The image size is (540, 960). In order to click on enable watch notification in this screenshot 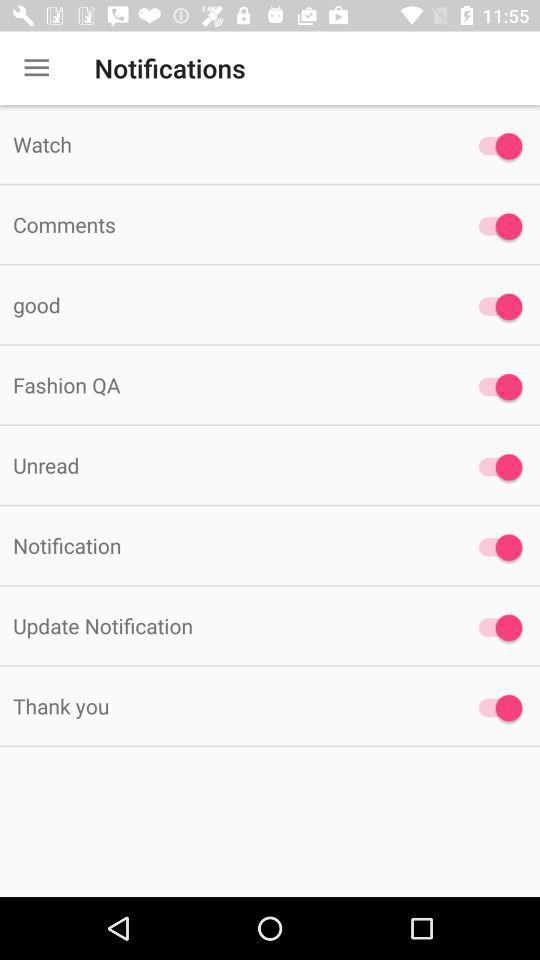, I will do `click(494, 145)`.